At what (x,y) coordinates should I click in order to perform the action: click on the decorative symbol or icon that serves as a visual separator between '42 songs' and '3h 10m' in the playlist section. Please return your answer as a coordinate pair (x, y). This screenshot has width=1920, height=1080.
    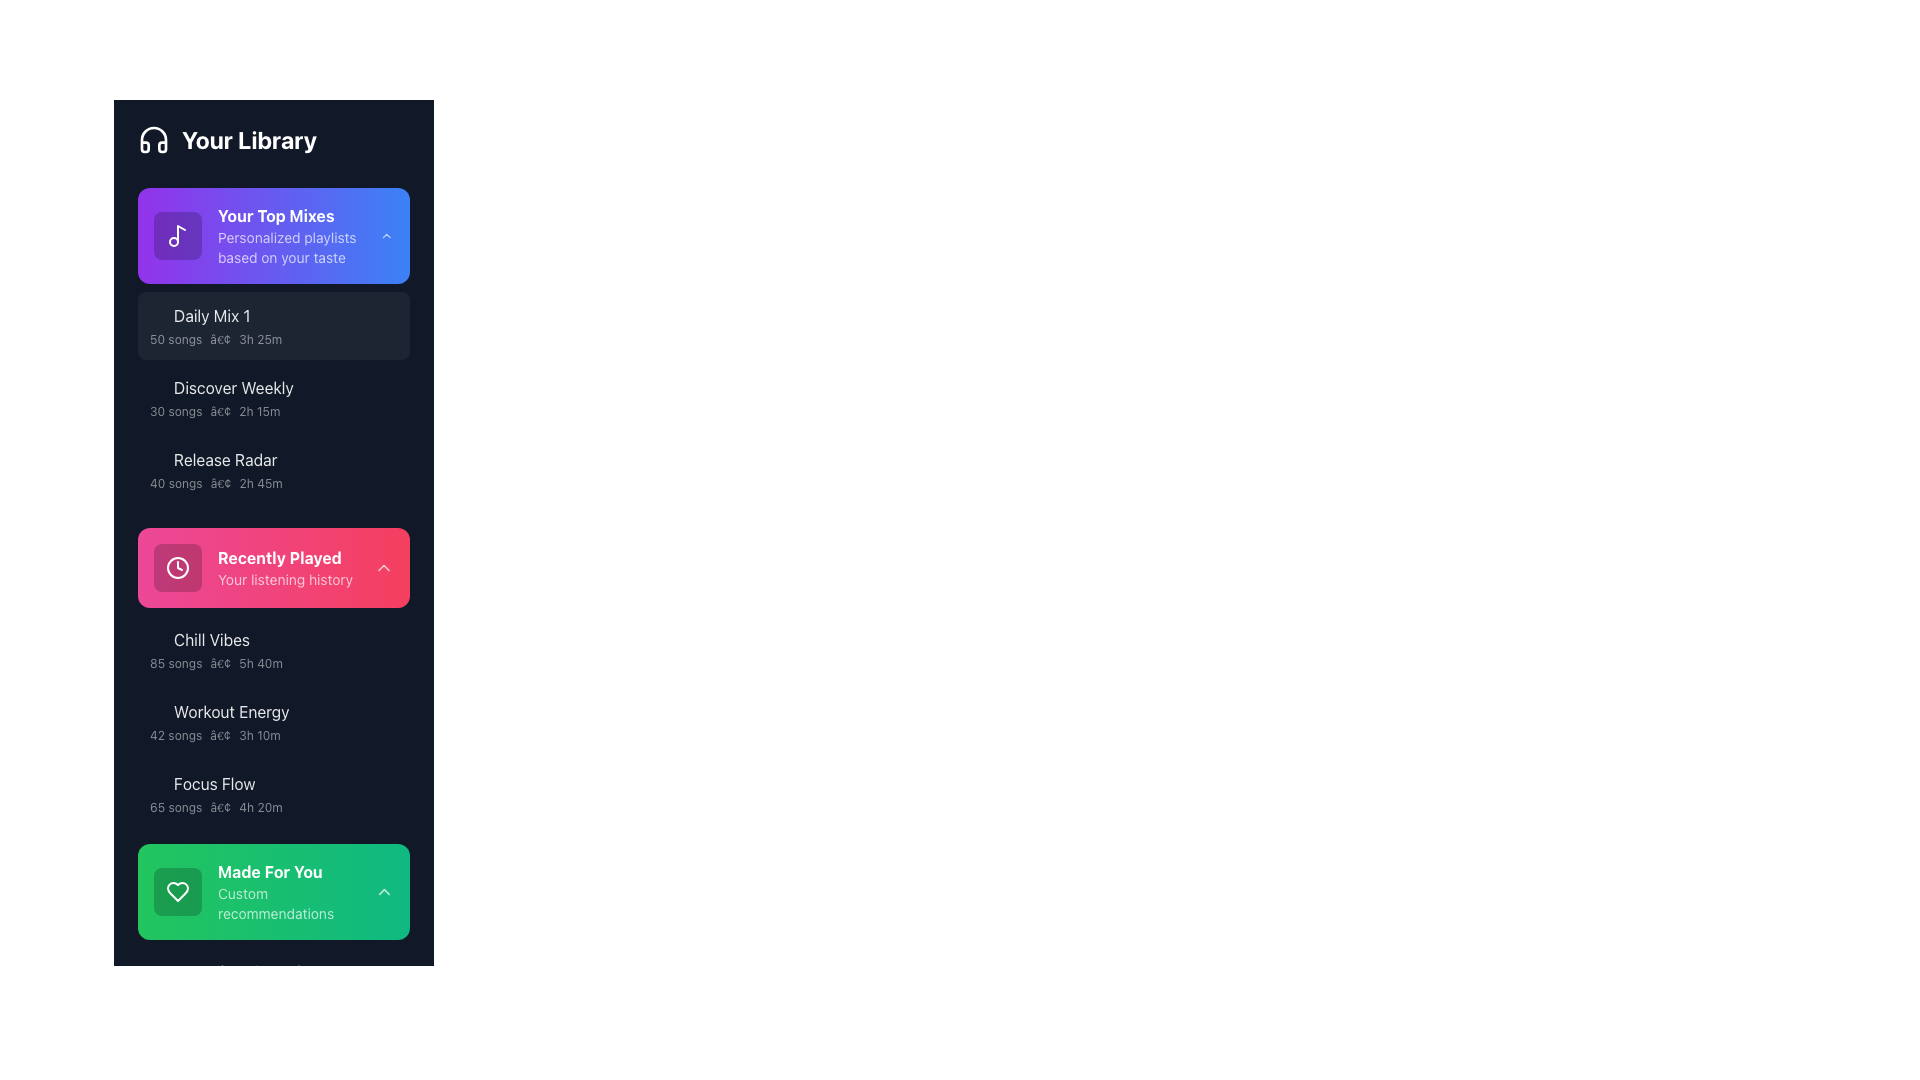
    Looking at the image, I should click on (220, 736).